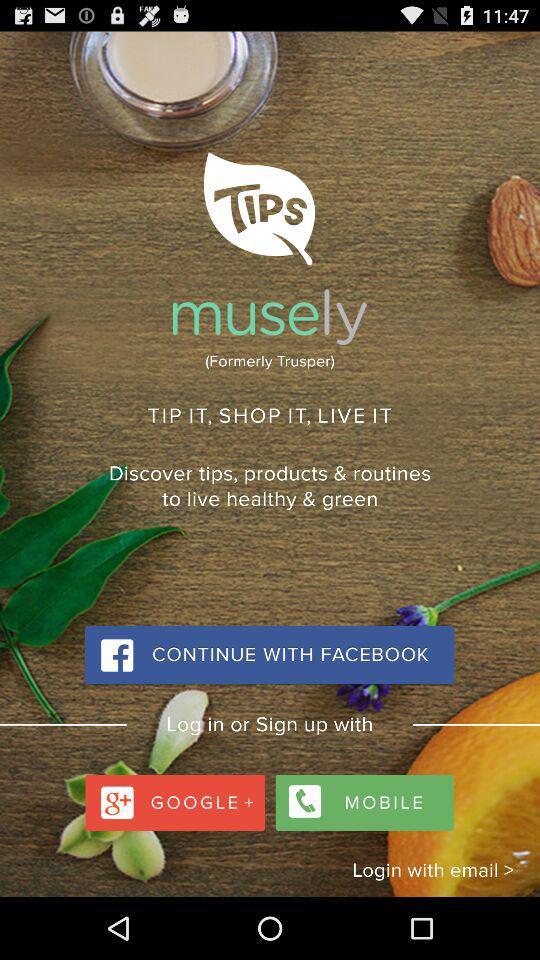 The width and height of the screenshot is (540, 960). I want to click on google home, so click(177, 797).